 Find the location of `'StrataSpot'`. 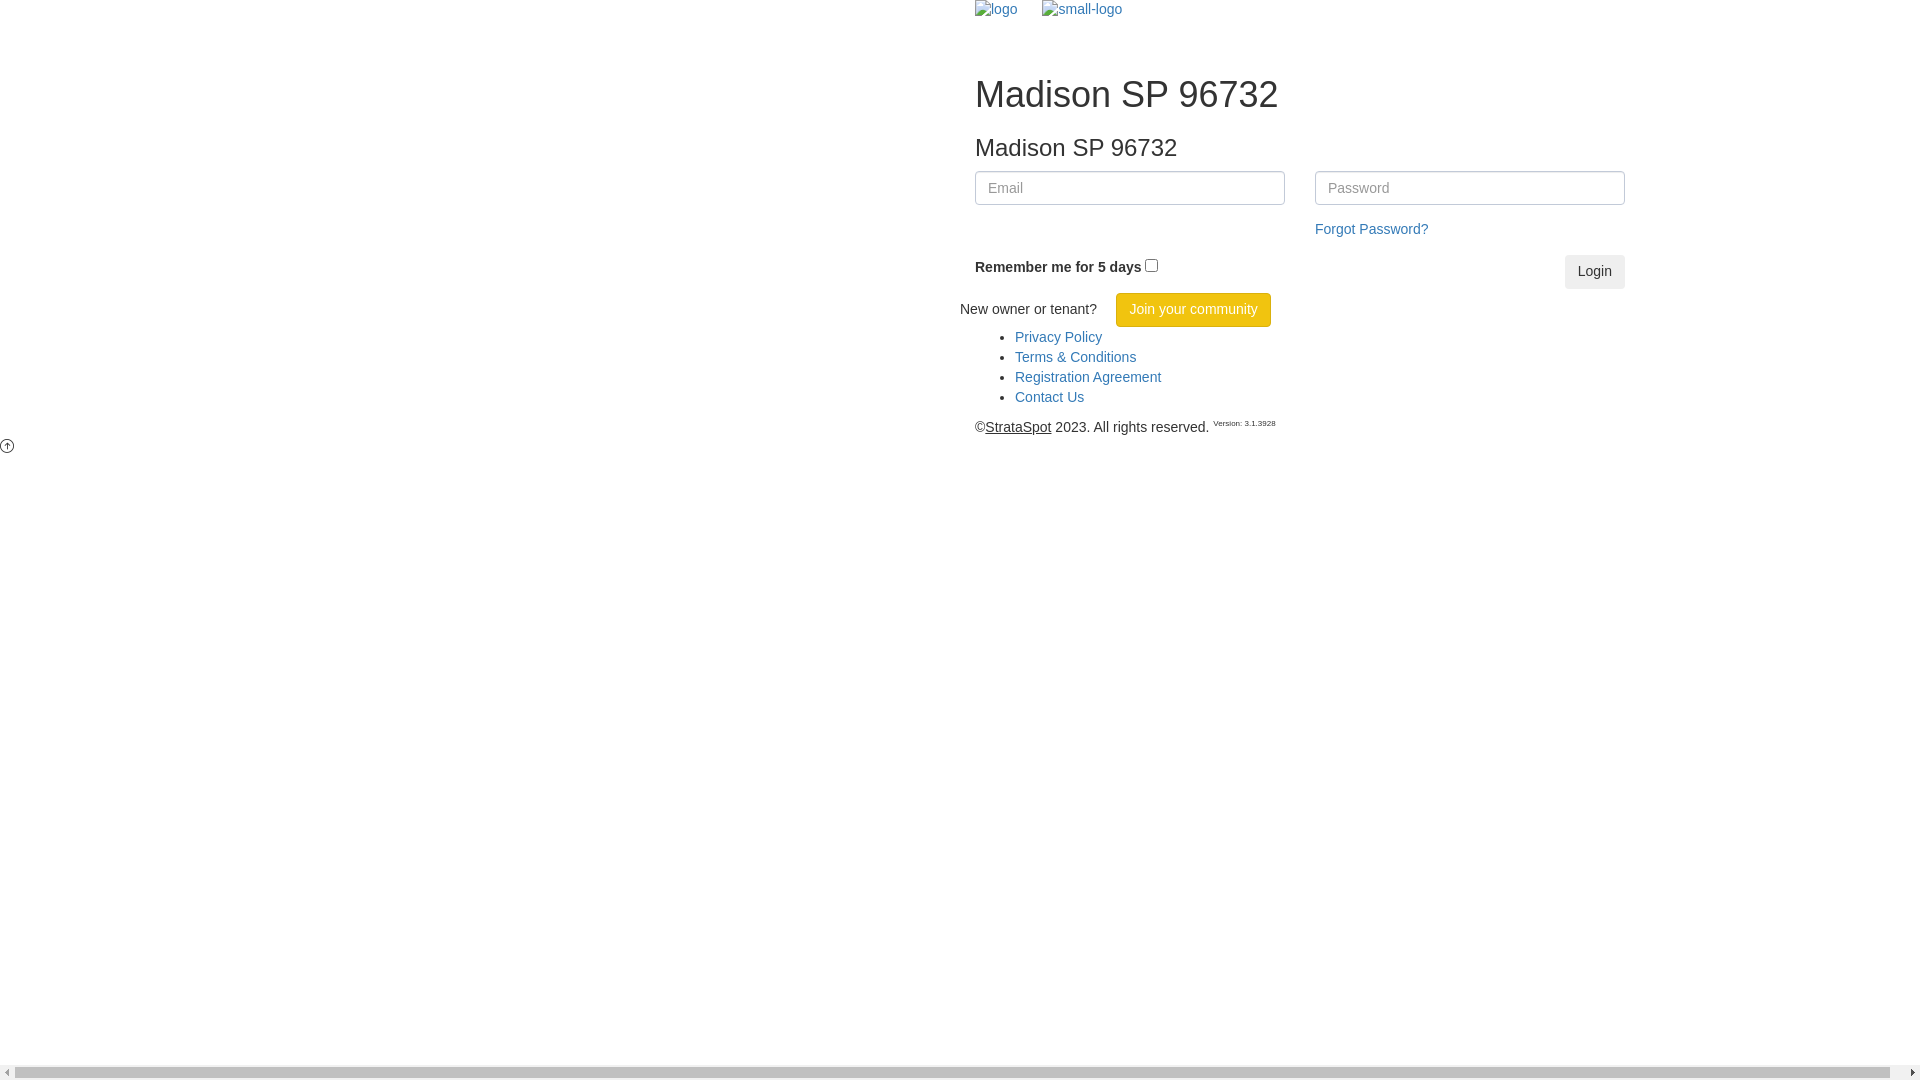

'StrataSpot' is located at coordinates (984, 426).